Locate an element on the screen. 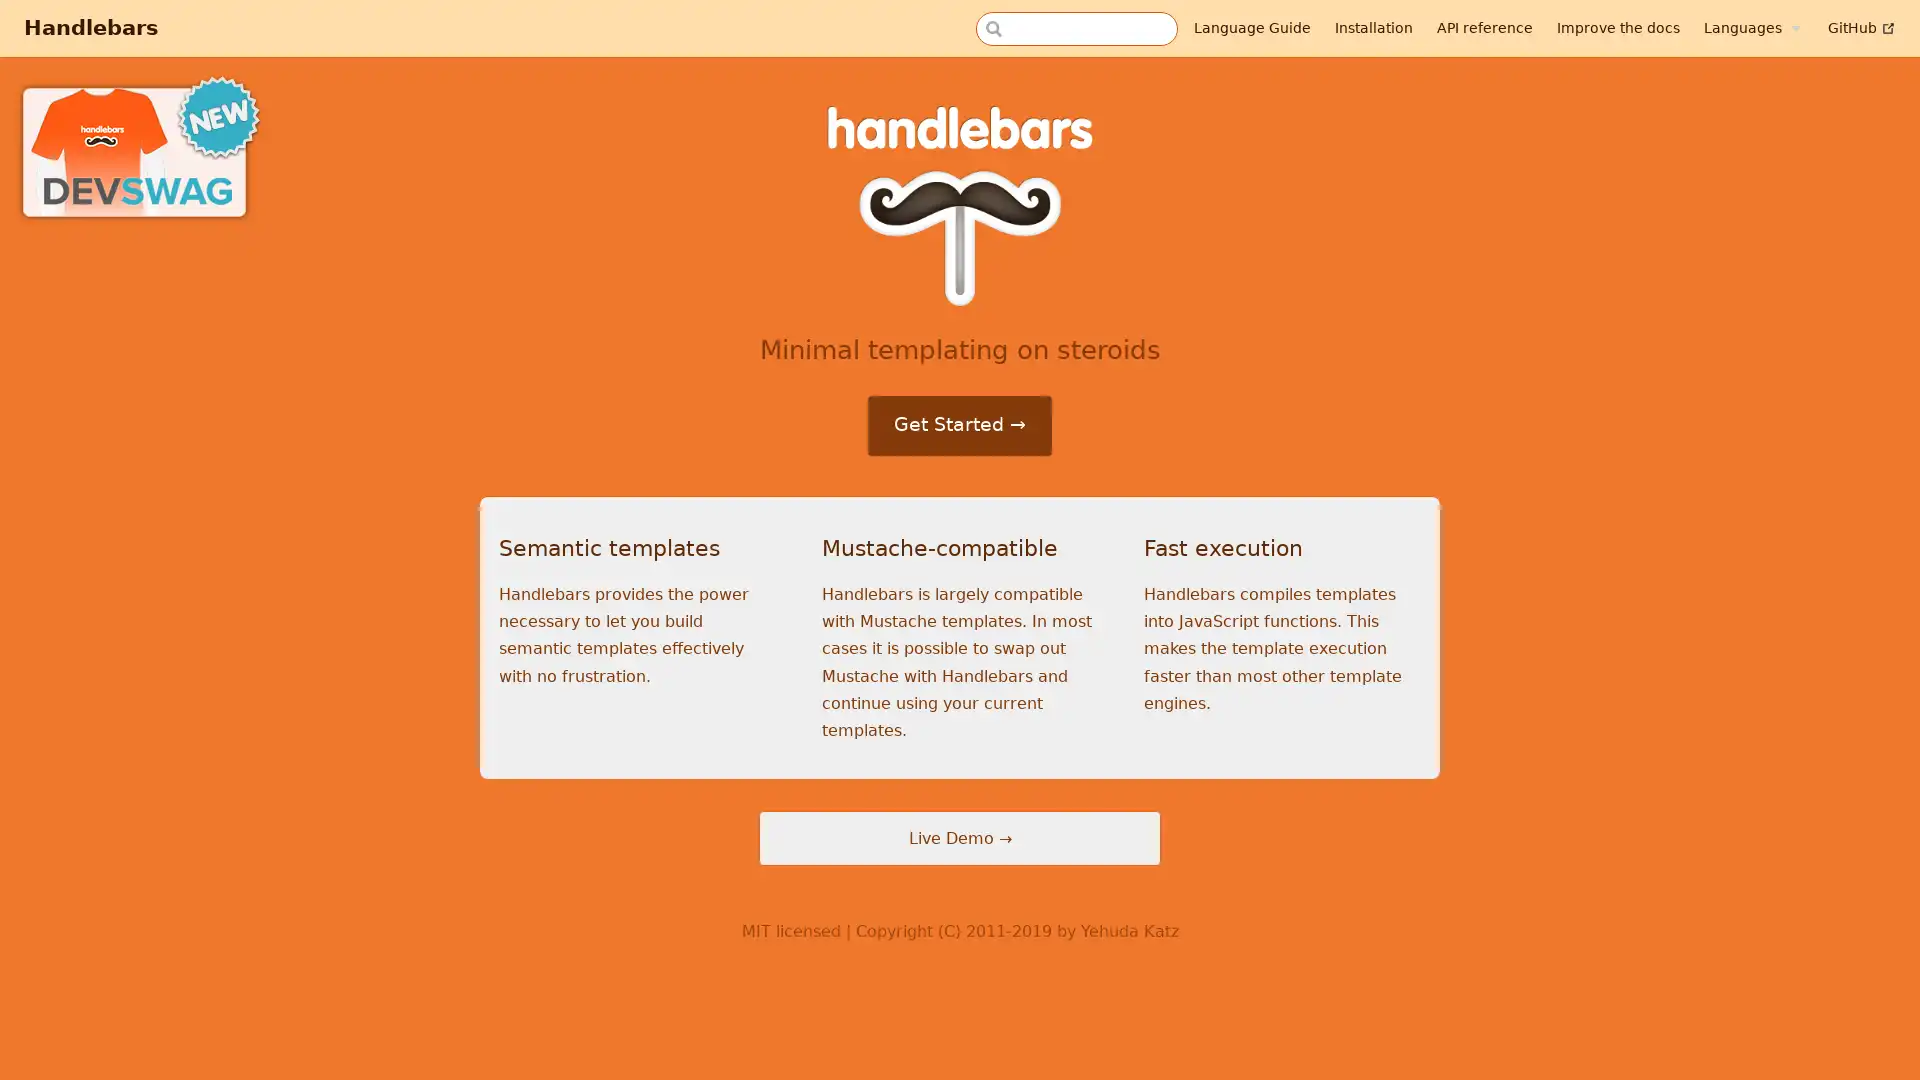  Languages is located at coordinates (1750, 27).